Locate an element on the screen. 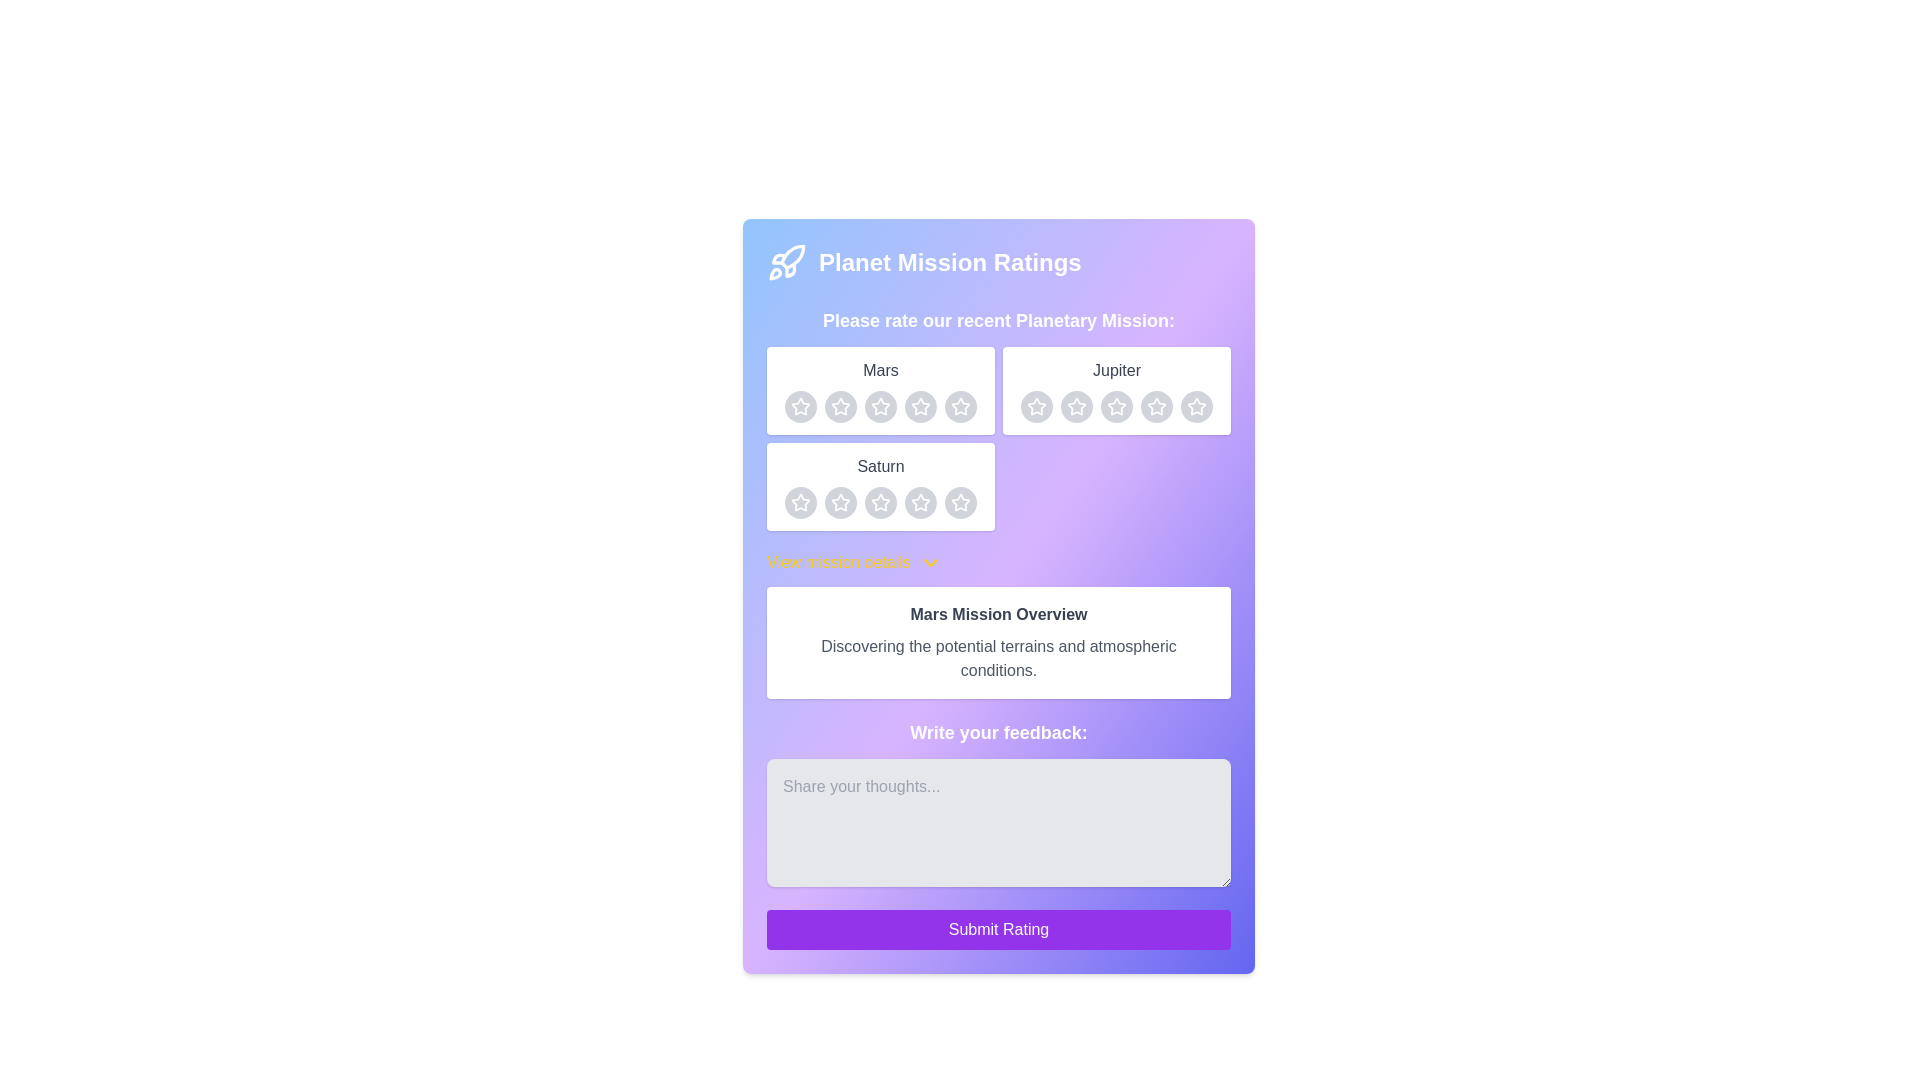 This screenshot has width=1920, height=1080. the fourth star icon in the 'Mars' section of the rating module is located at coordinates (920, 405).